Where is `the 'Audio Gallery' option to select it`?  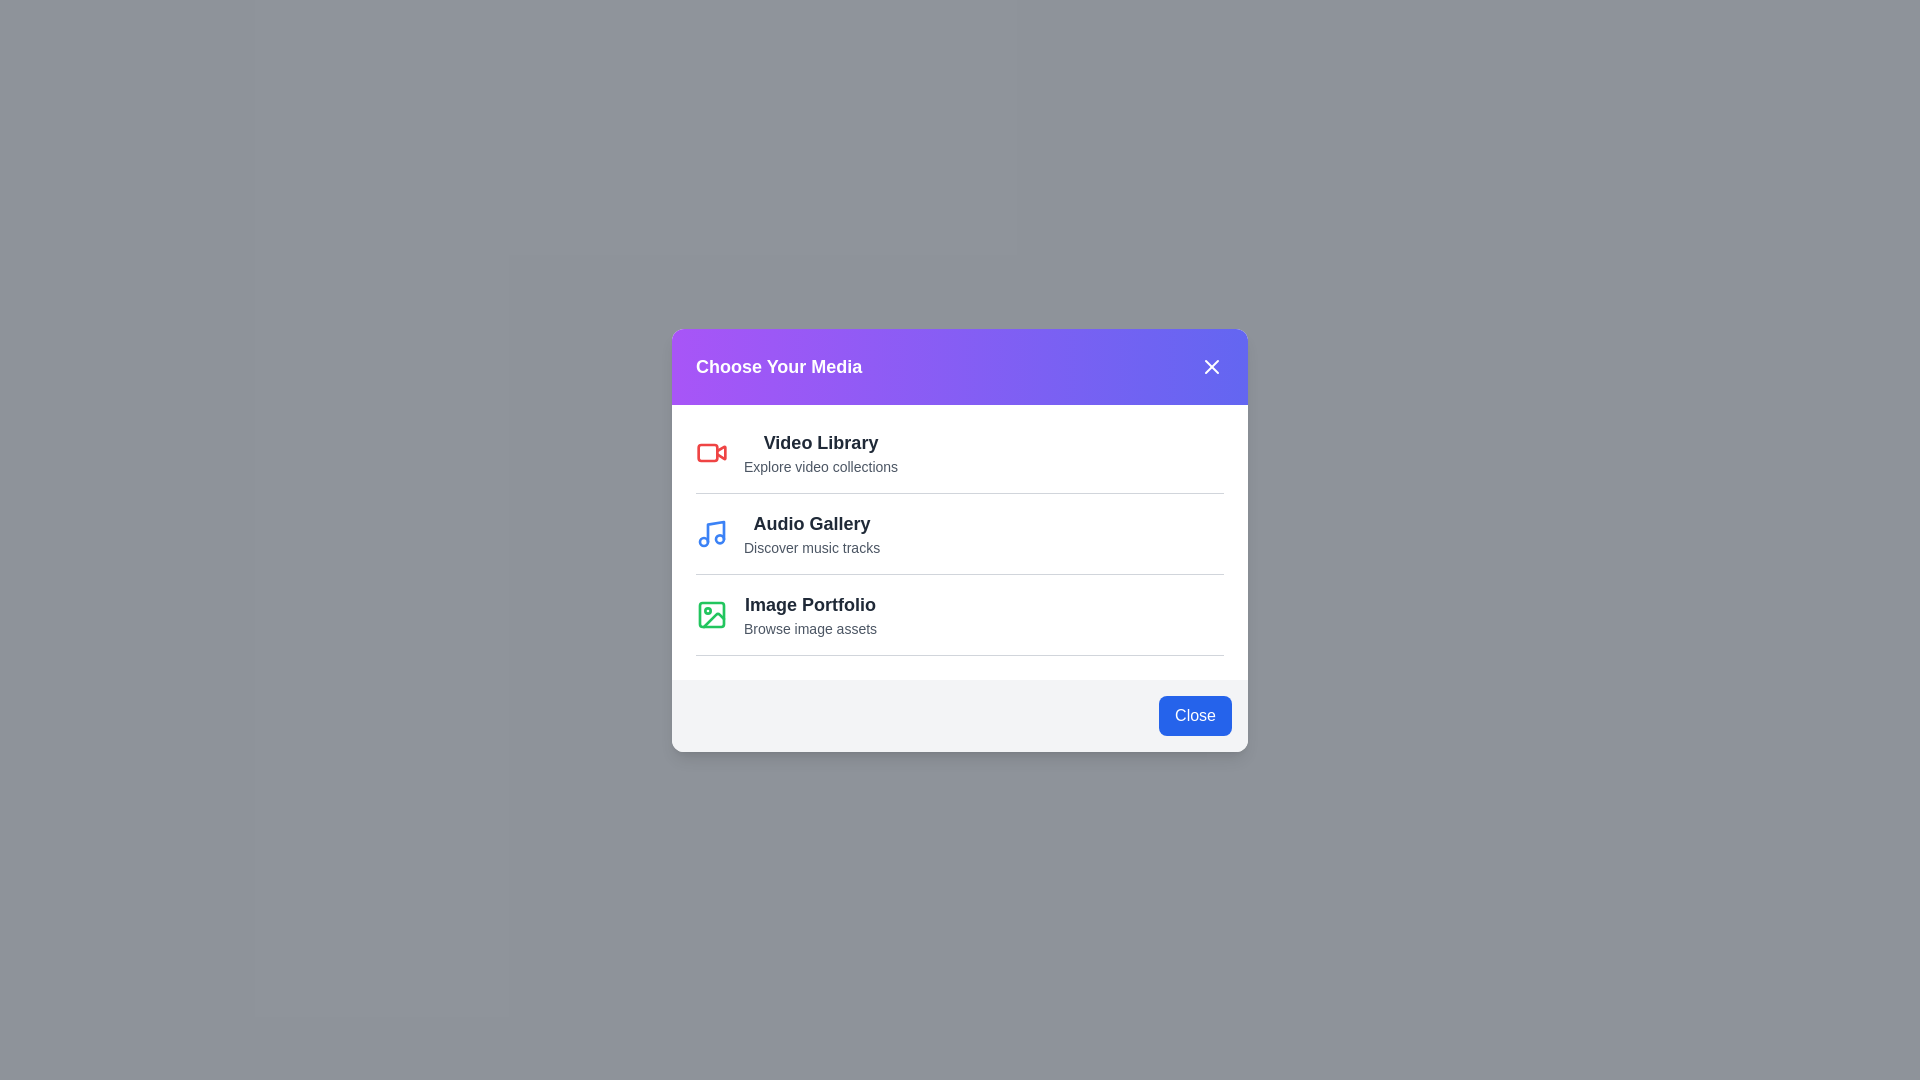 the 'Audio Gallery' option to select it is located at coordinates (811, 531).